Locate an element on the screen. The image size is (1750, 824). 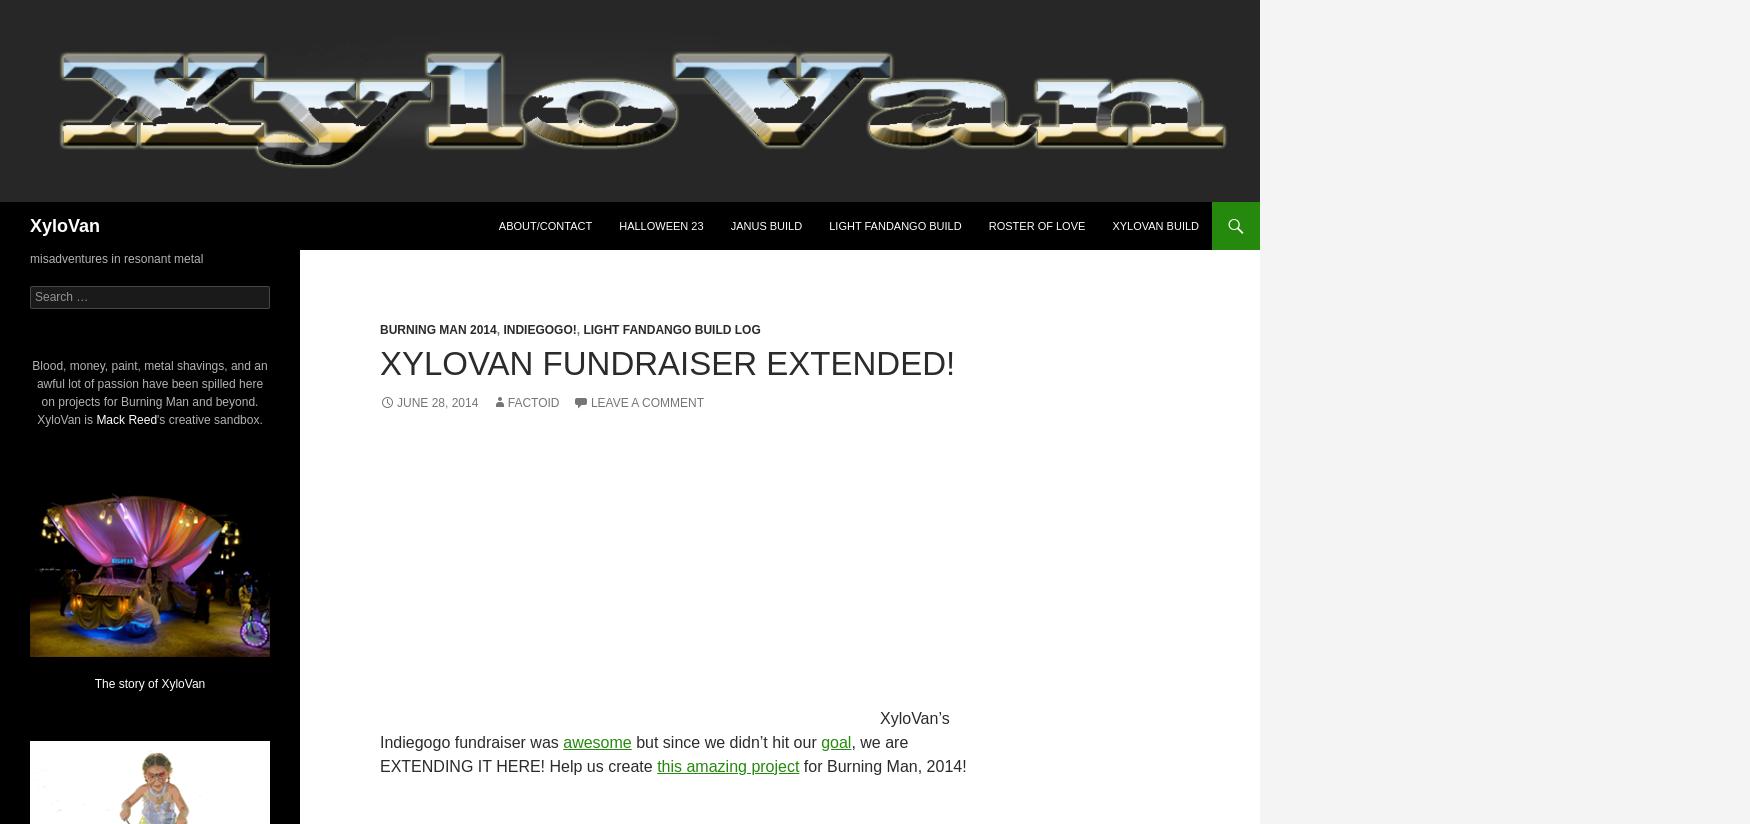
'goal' is located at coordinates (820, 742).